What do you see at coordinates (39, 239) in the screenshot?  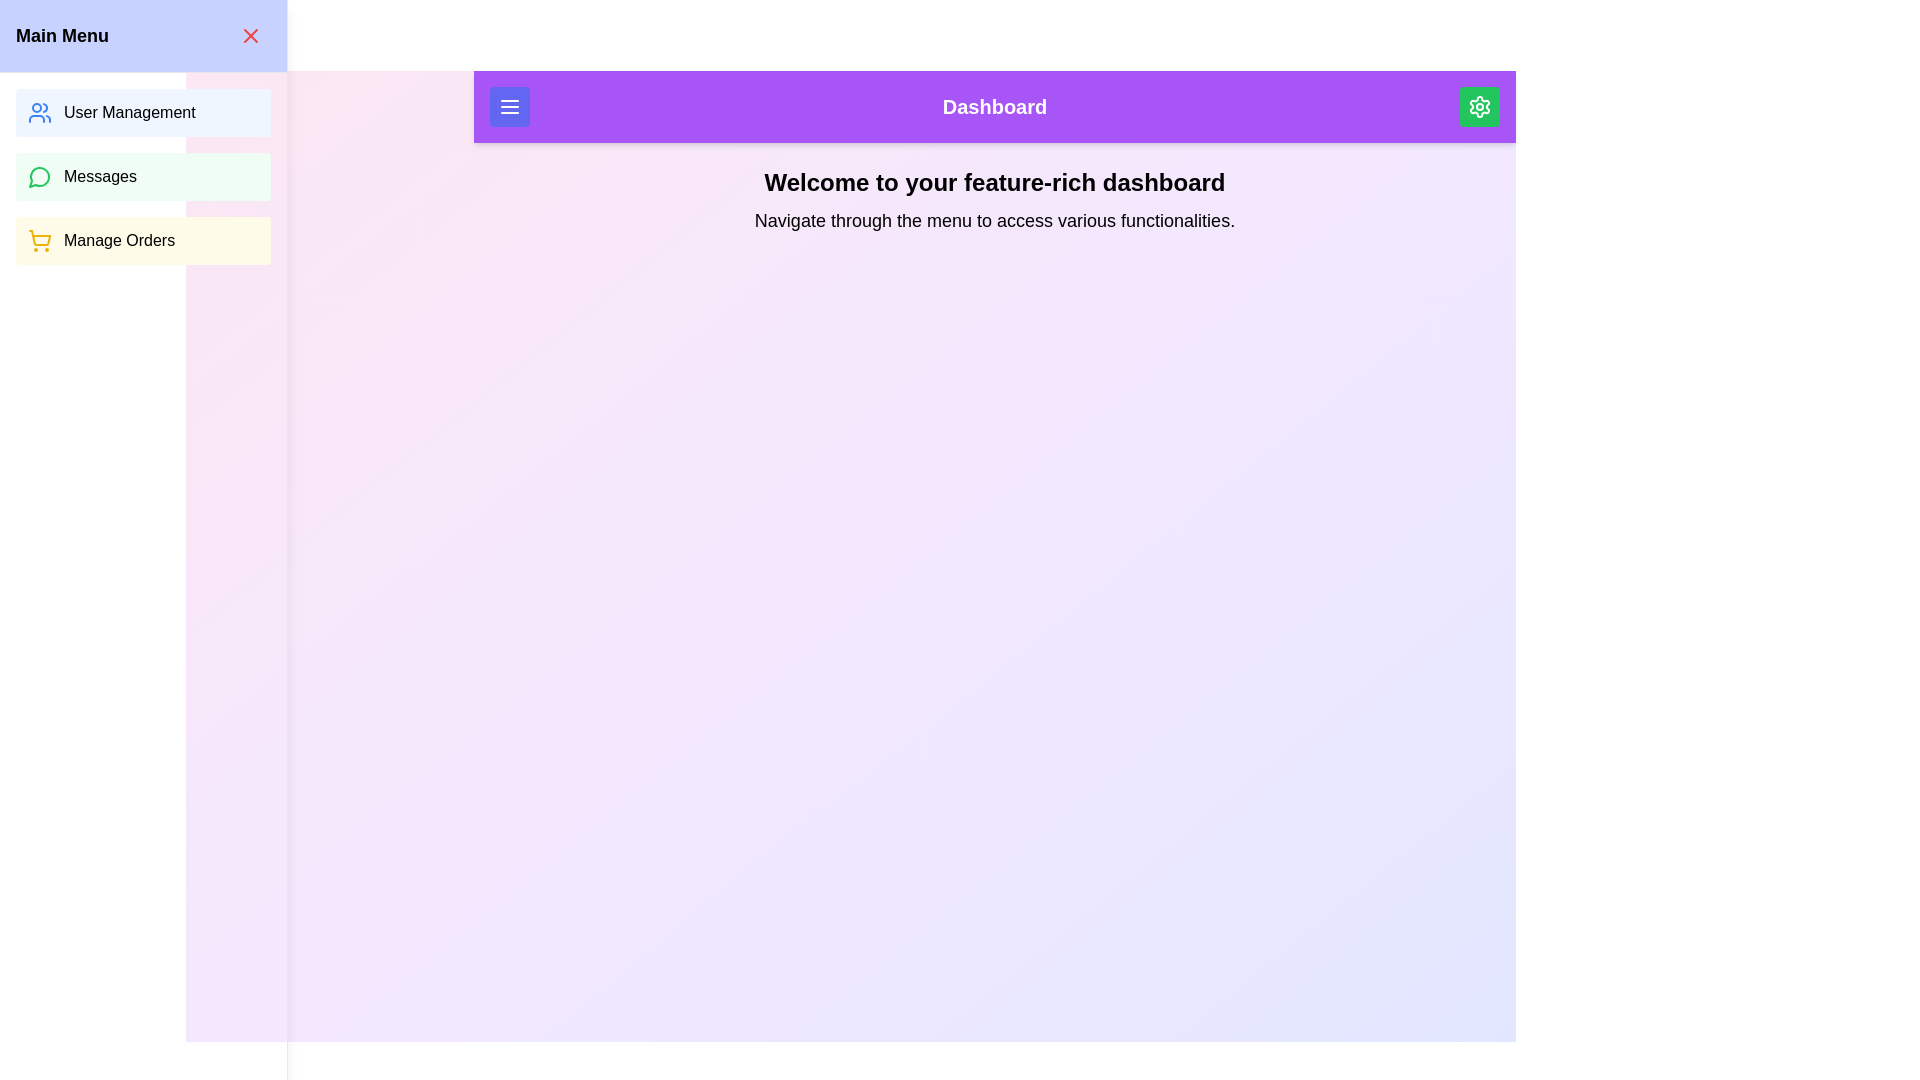 I see `the shopping cart icon, which is a bold yellow wireframe cart located to the left of the 'Manage Orders' text in the vertical menu list` at bounding box center [39, 239].